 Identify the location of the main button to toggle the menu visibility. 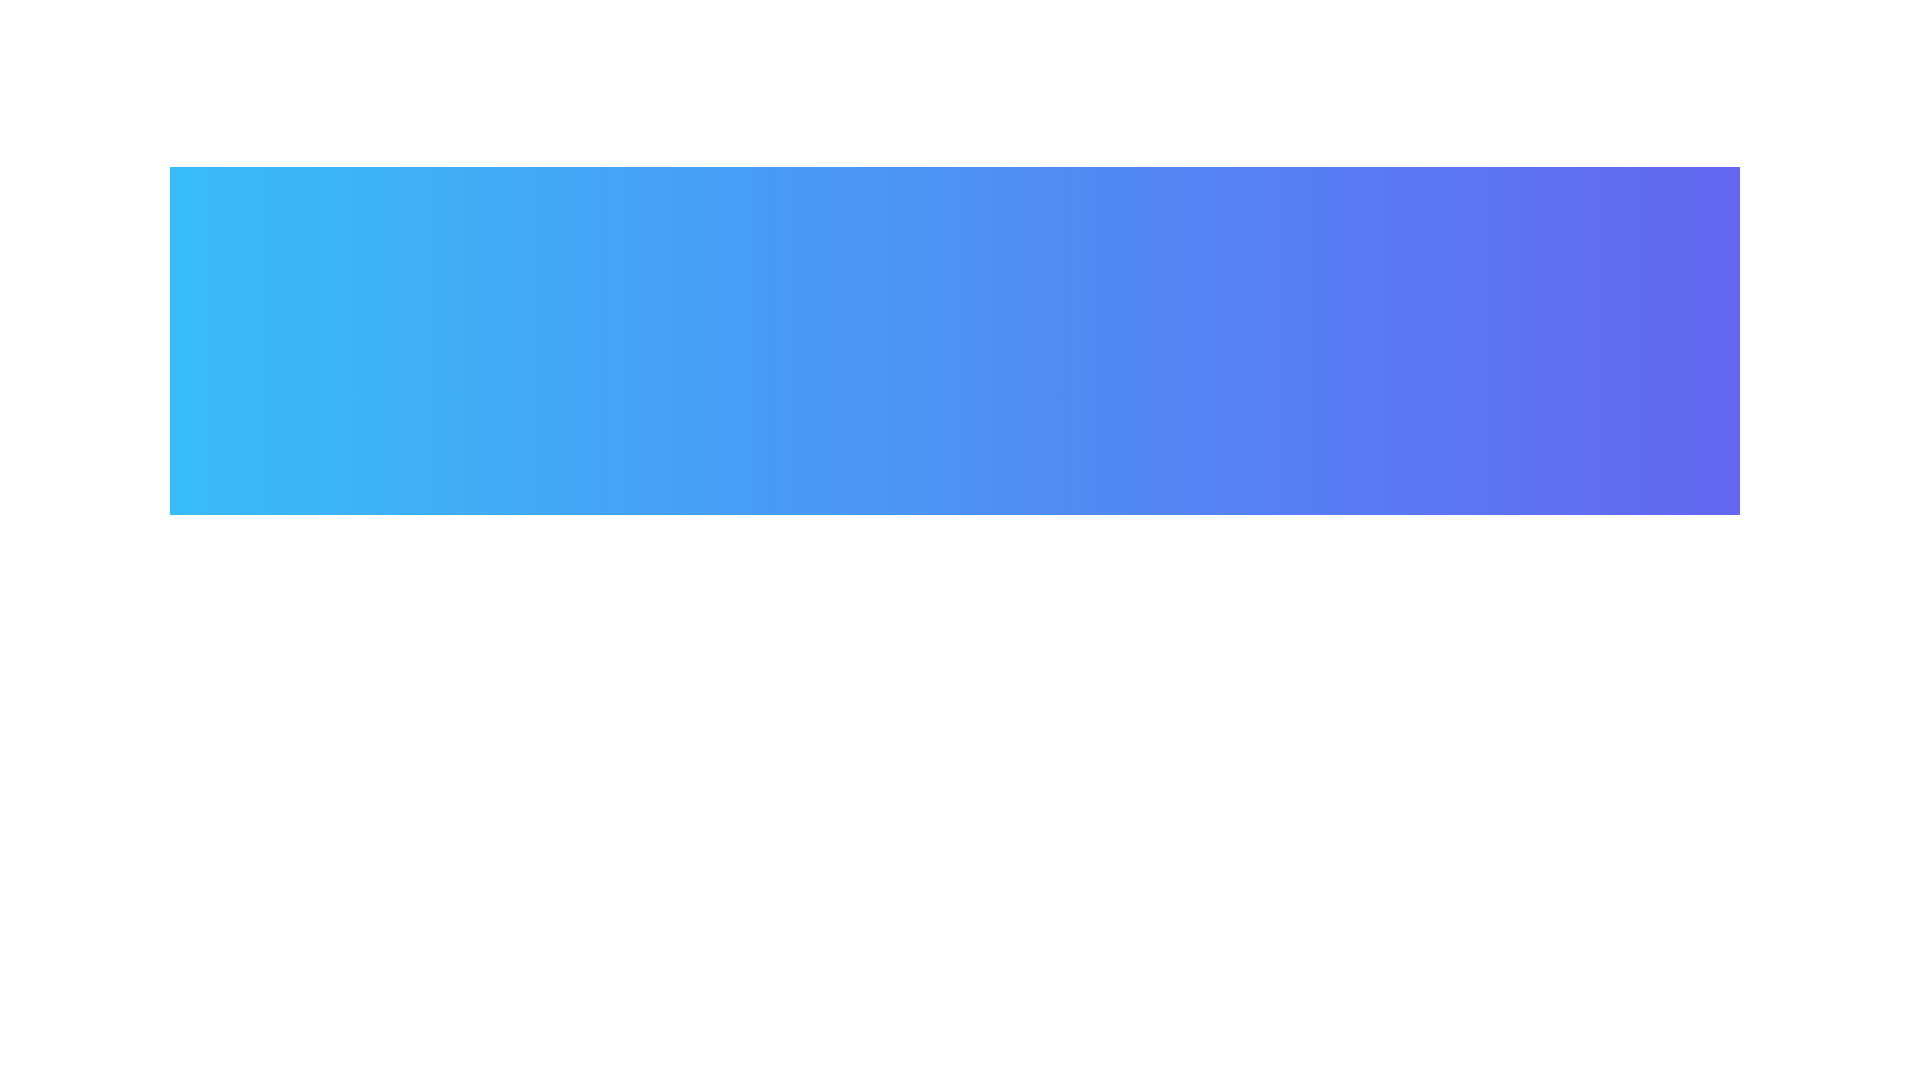
(954, 590).